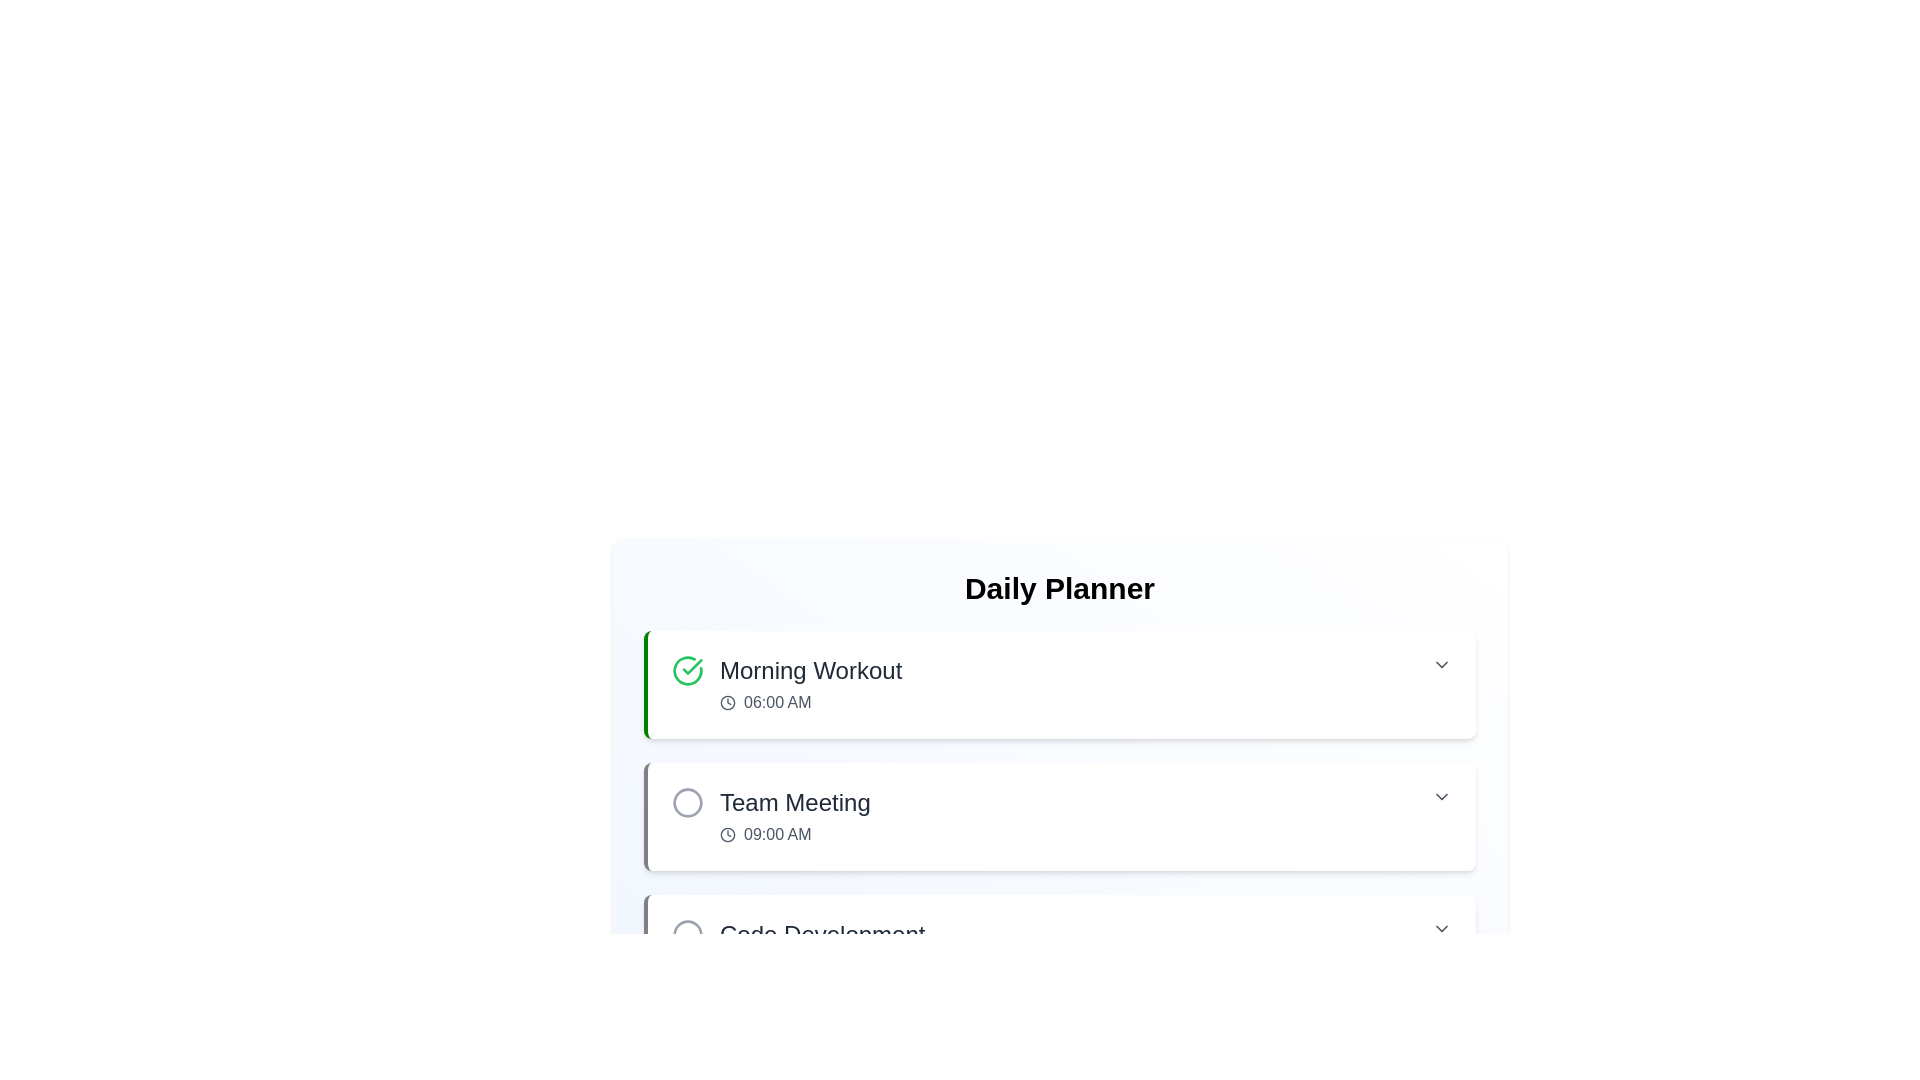 This screenshot has width=1920, height=1080. What do you see at coordinates (794, 801) in the screenshot?
I see `the Text label that serves as the title of a specific event in the daily planner to associate it with the corresponding event details` at bounding box center [794, 801].